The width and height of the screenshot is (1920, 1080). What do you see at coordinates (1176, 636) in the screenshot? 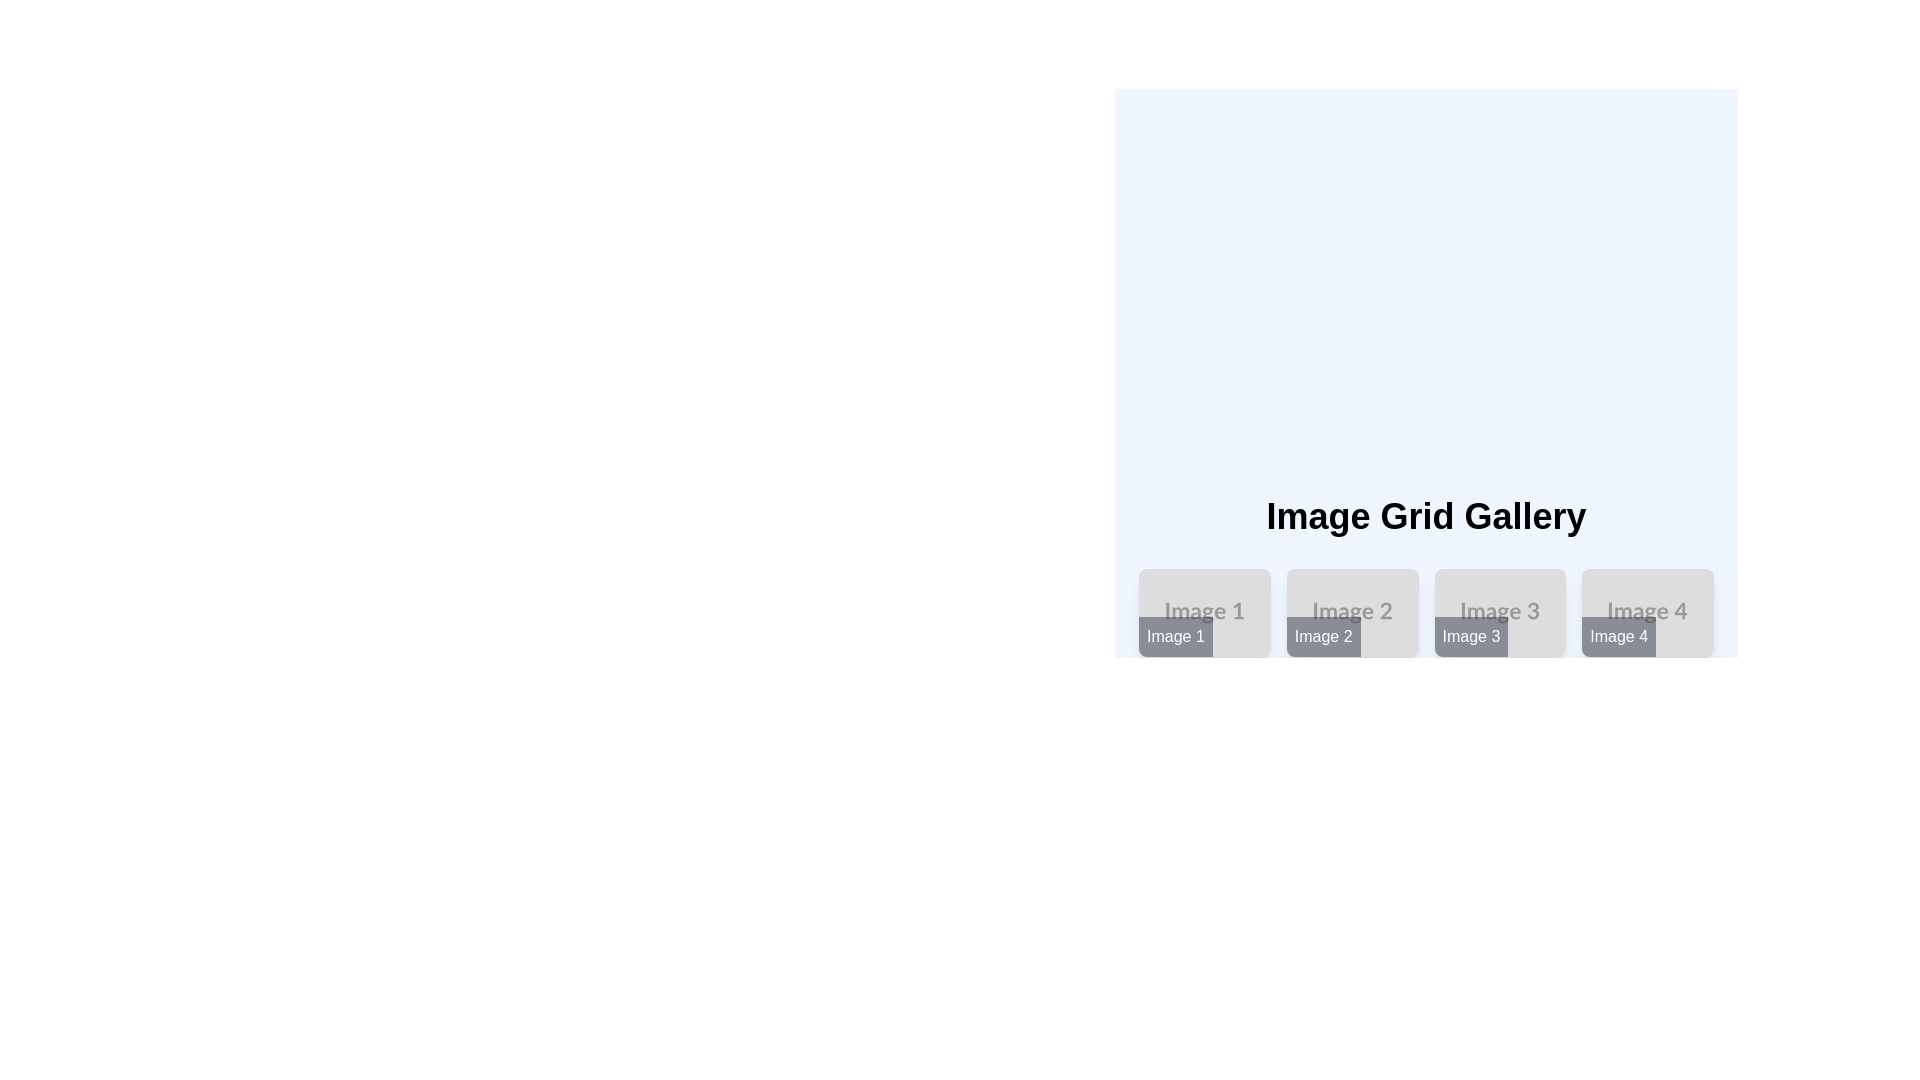
I see `the associated image using the label located` at bounding box center [1176, 636].